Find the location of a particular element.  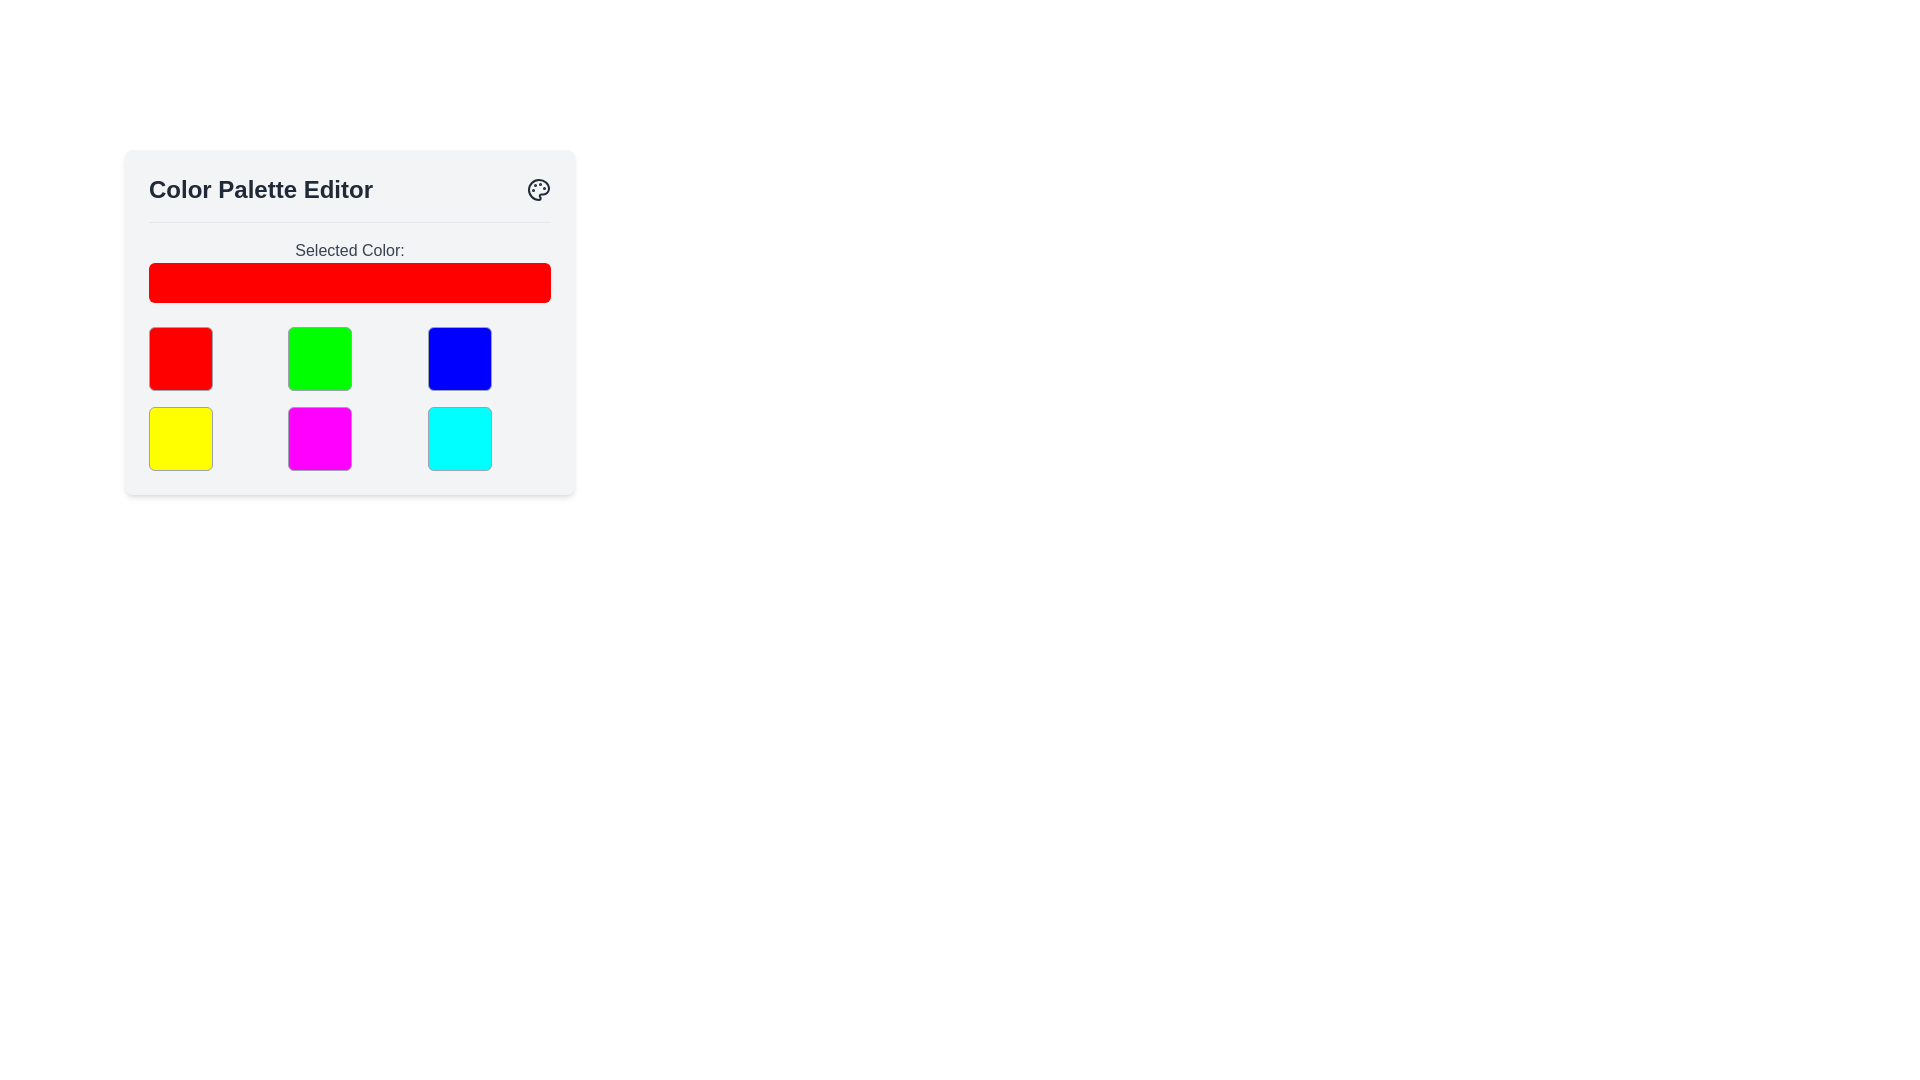

the clickable blue block with rounded corners and gray border, located in the first row, third position of the grid is located at coordinates (458, 357).